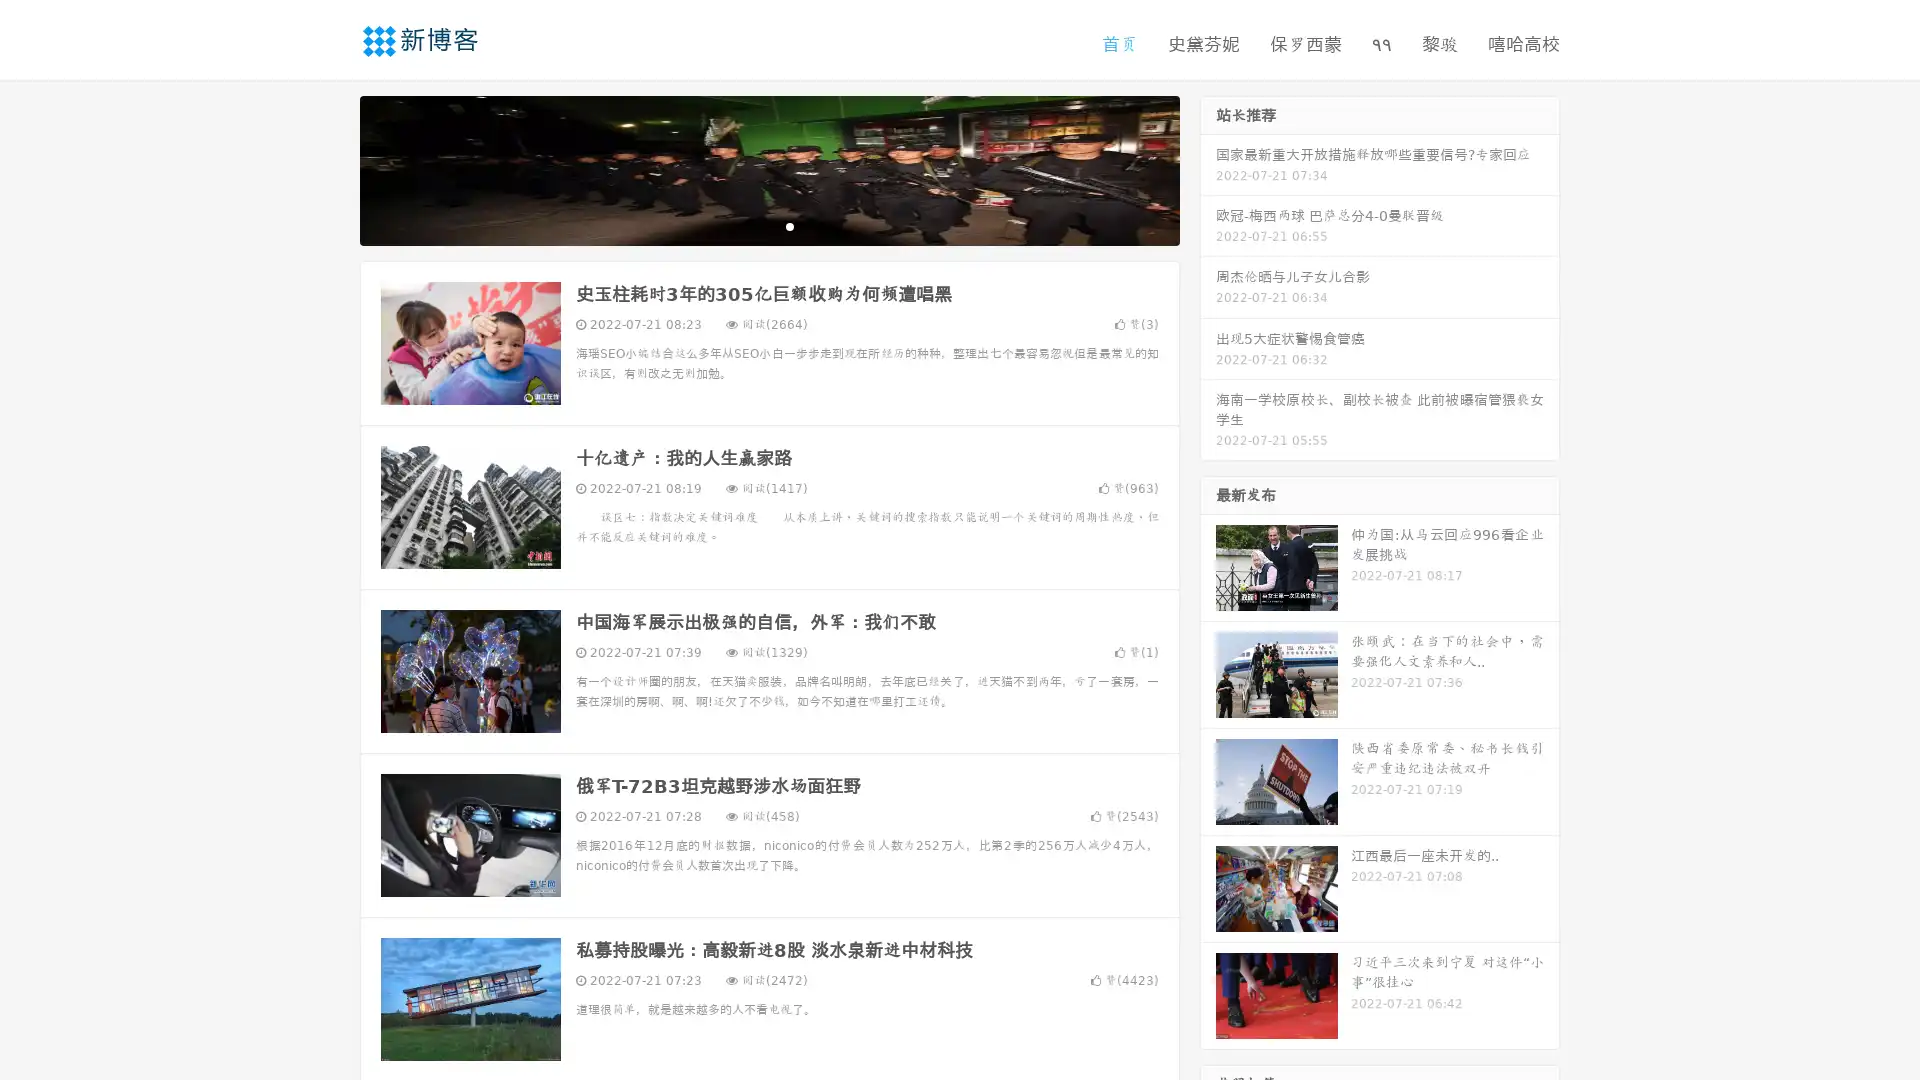  What do you see at coordinates (1208, 168) in the screenshot?
I see `Next slide` at bounding box center [1208, 168].